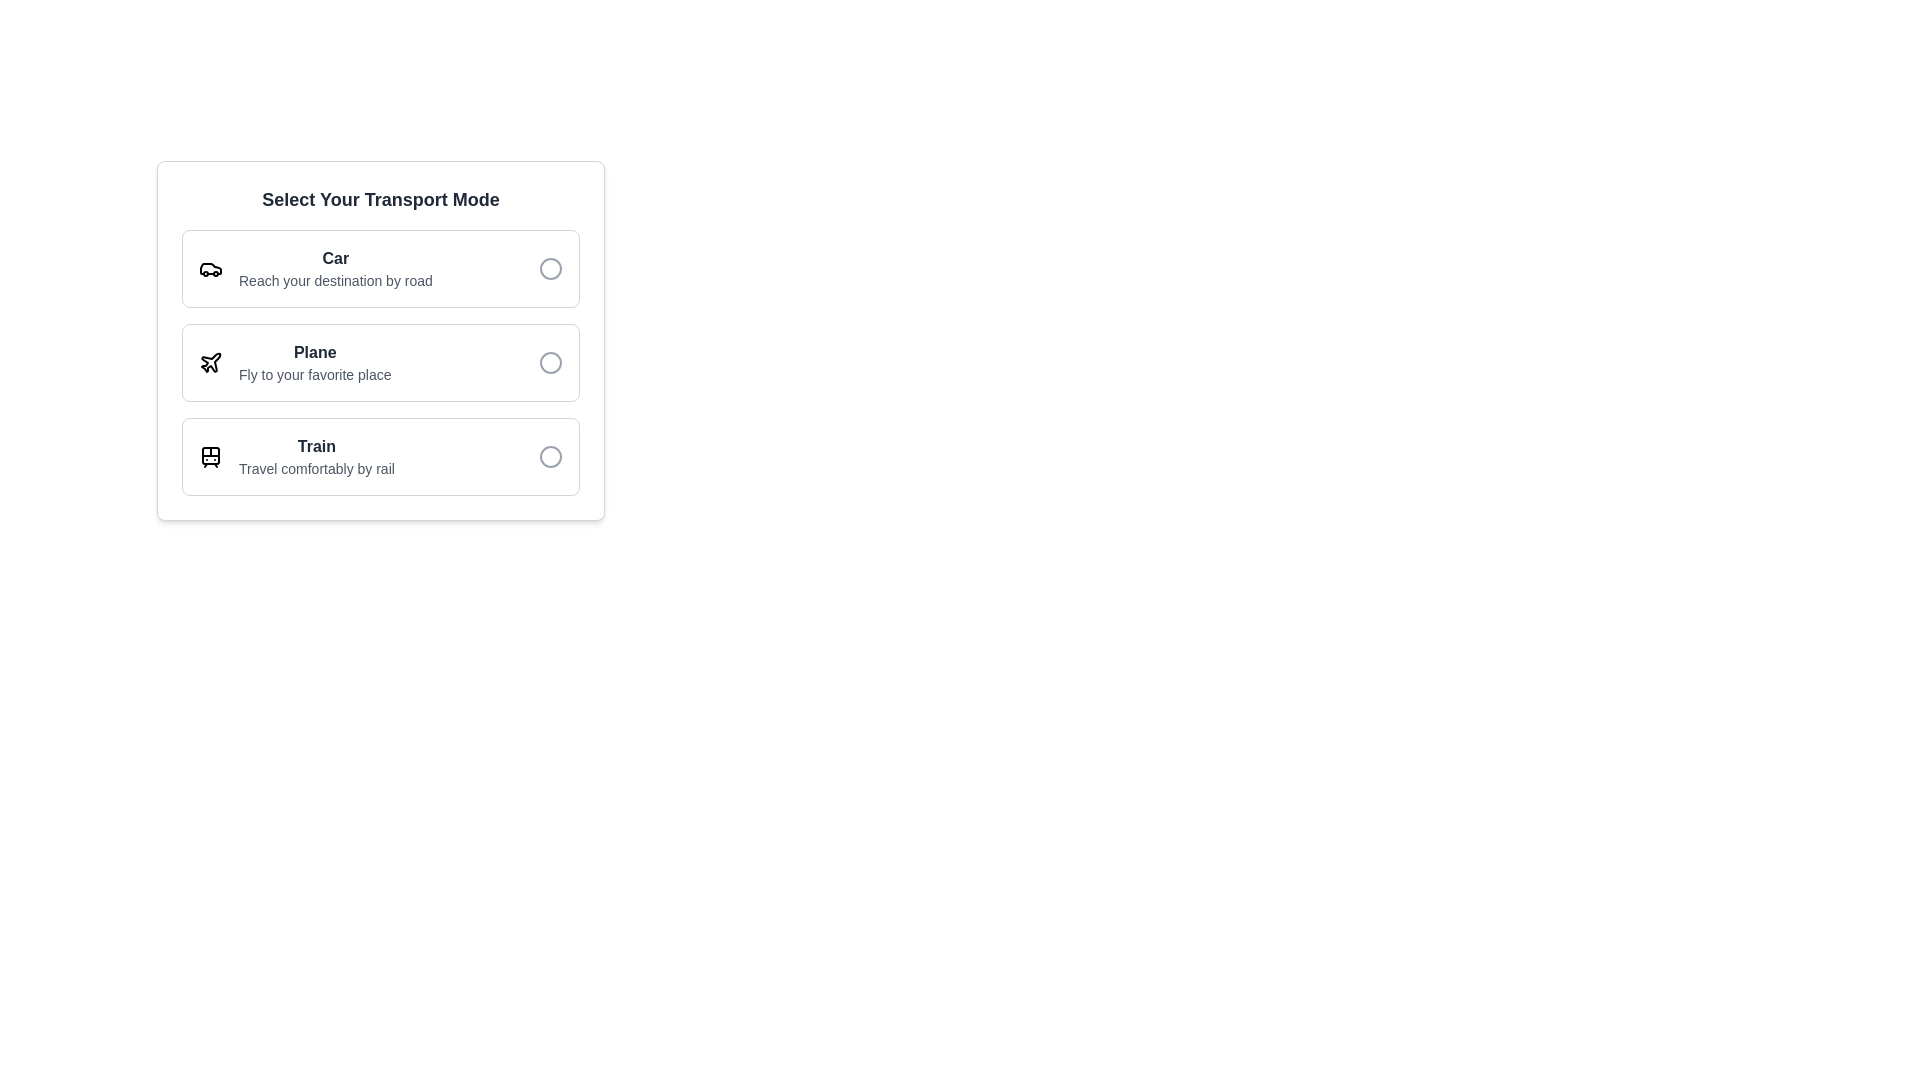  Describe the element at coordinates (314, 362) in the screenshot. I see `the Text Block element displaying 'Plane' with the description 'Fly to your favorite place', located in the second row of the transport options card` at that location.